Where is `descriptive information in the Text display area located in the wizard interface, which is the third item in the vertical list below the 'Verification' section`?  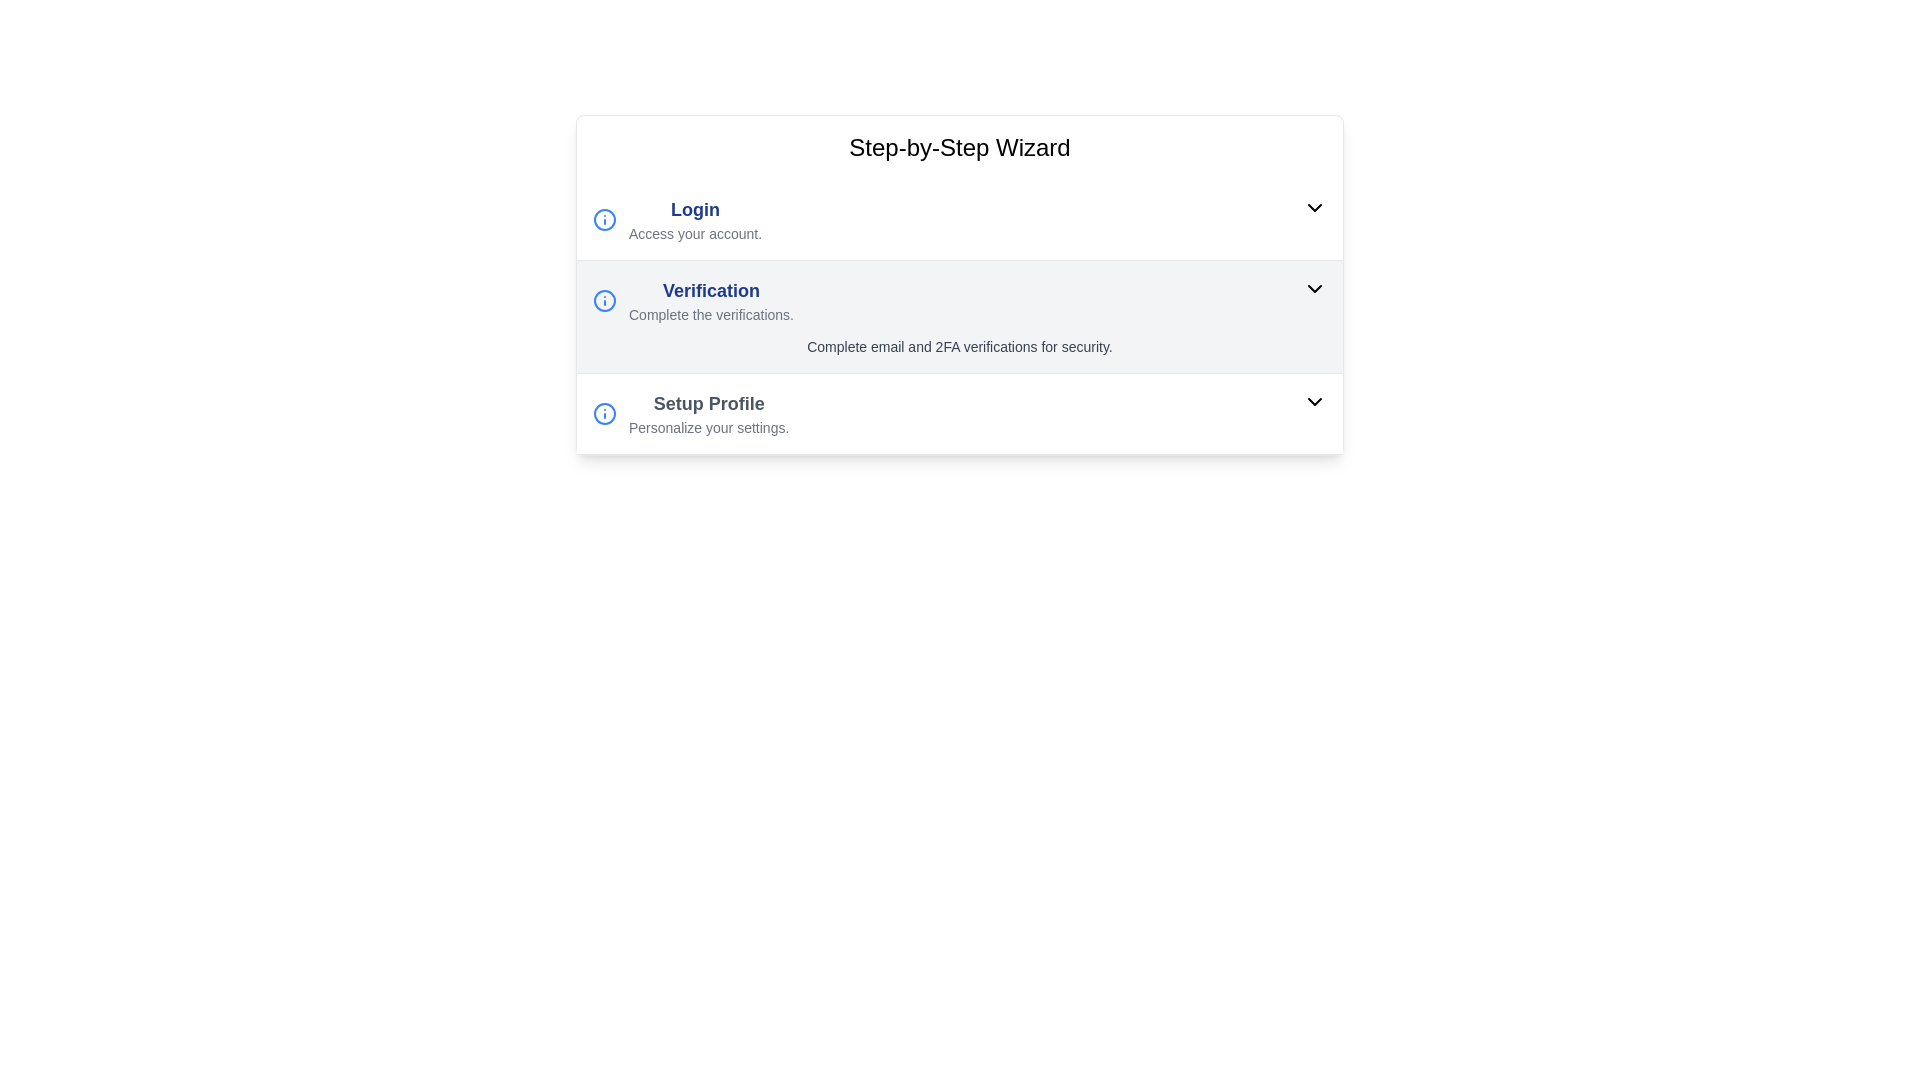
descriptive information in the Text display area located in the wizard interface, which is the third item in the vertical list below the 'Verification' section is located at coordinates (709, 412).